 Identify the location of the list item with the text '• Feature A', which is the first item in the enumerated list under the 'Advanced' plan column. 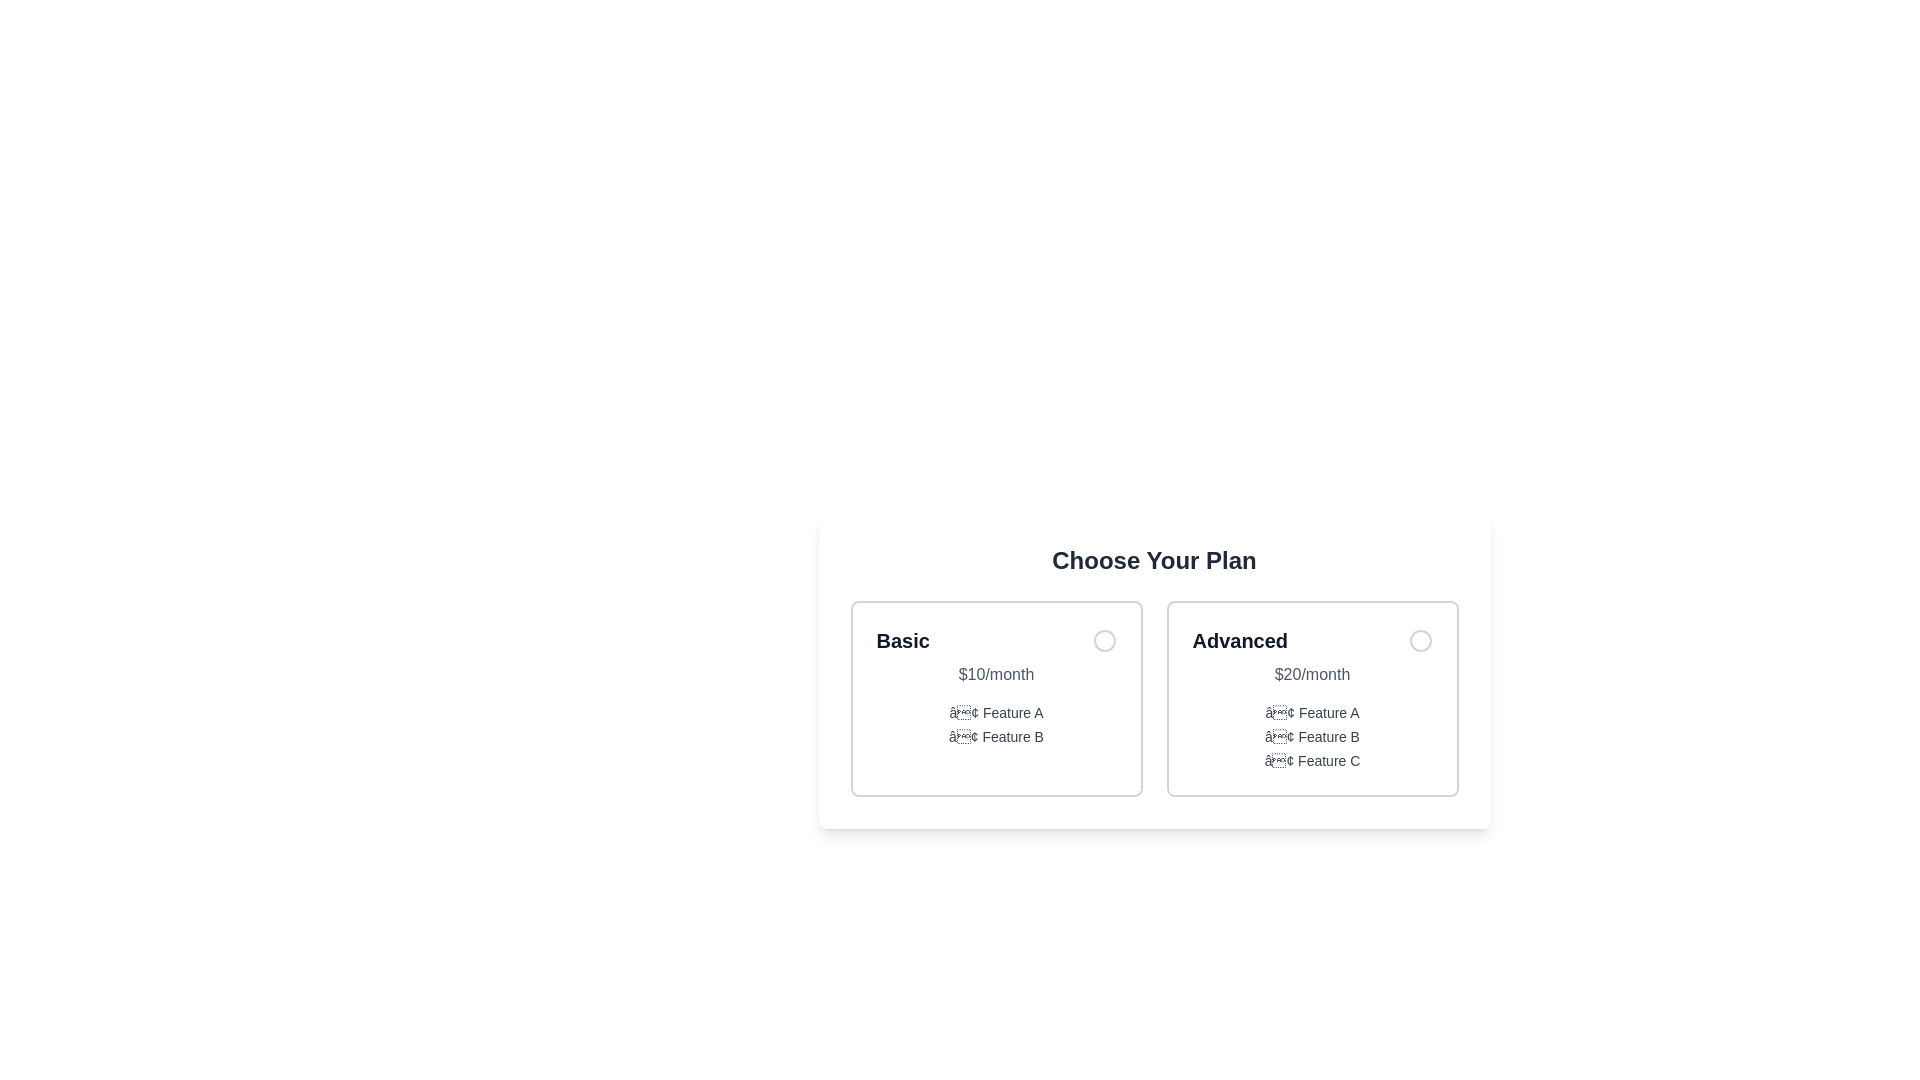
(1312, 712).